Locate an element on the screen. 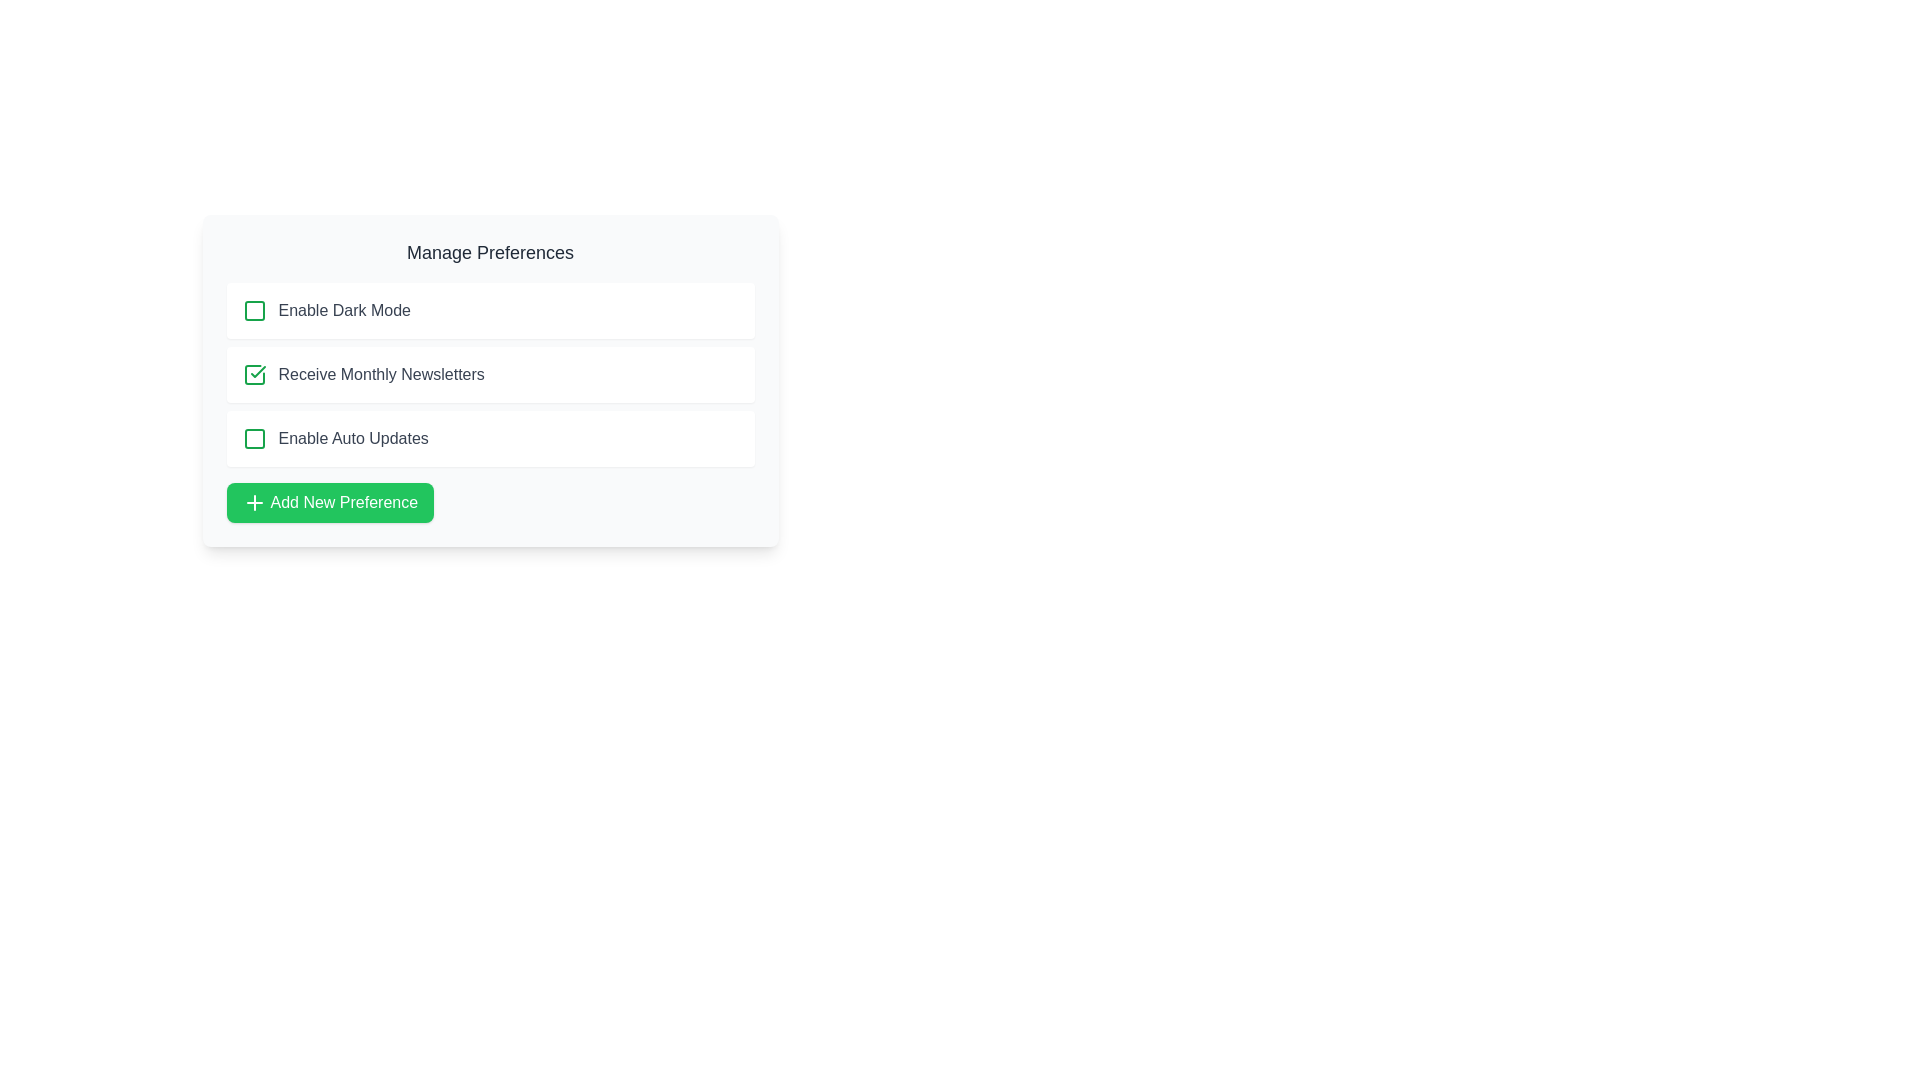 Image resolution: width=1920 pixels, height=1080 pixels. the Heading text that serves as the title for the preferences management section, positioned at the top of the rectangular card interface is located at coordinates (490, 252).